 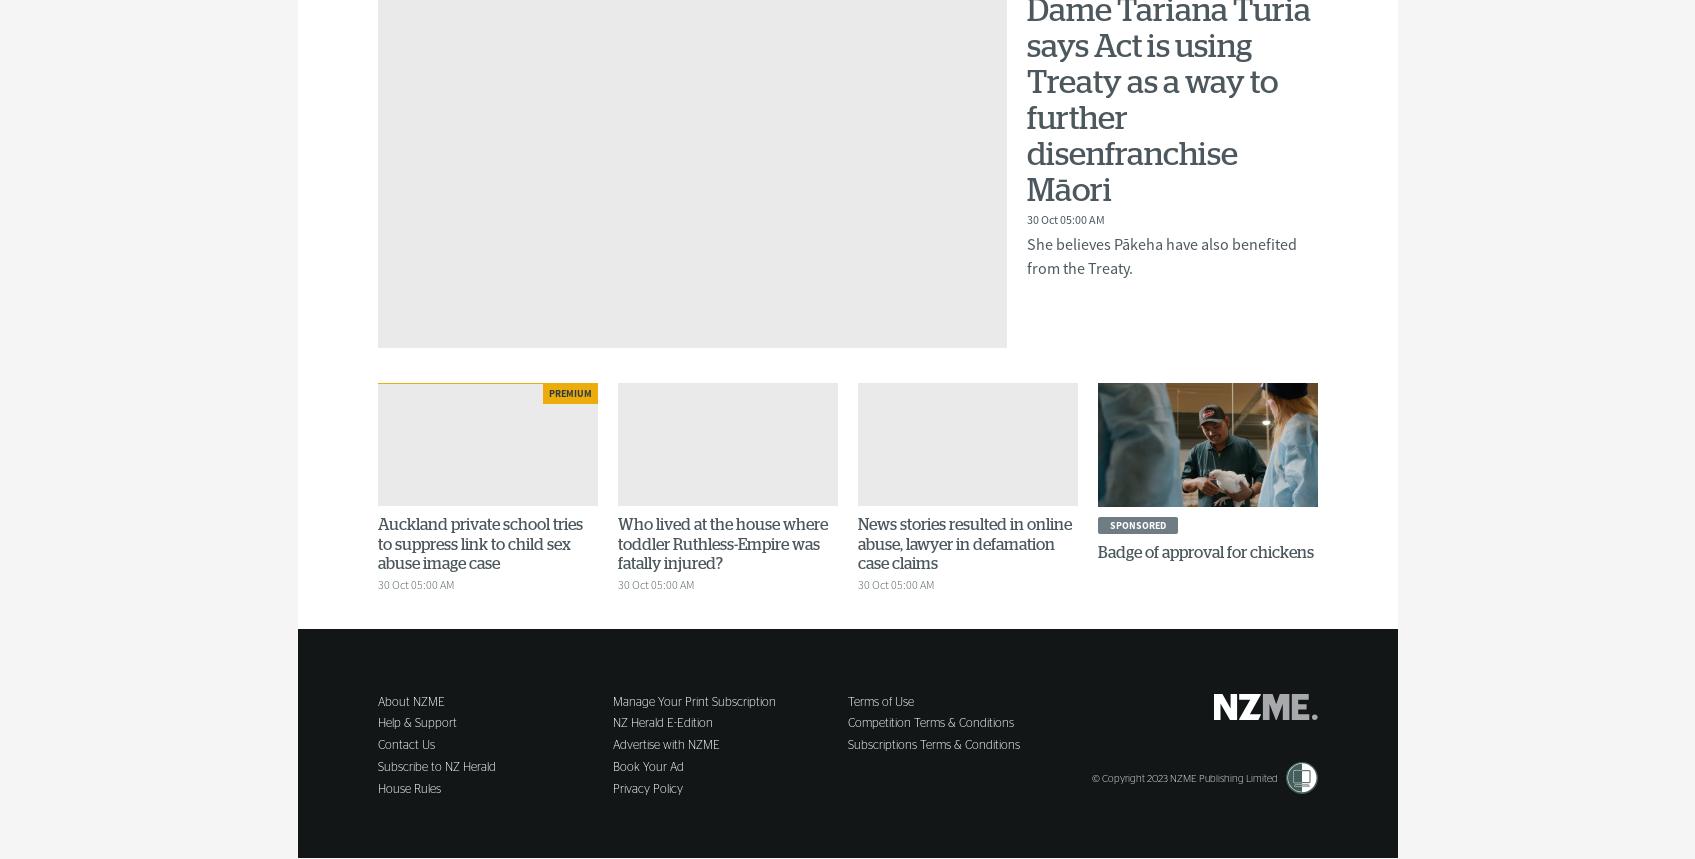 I want to click on 'Badge of approval for chickens', so click(x=1204, y=550).